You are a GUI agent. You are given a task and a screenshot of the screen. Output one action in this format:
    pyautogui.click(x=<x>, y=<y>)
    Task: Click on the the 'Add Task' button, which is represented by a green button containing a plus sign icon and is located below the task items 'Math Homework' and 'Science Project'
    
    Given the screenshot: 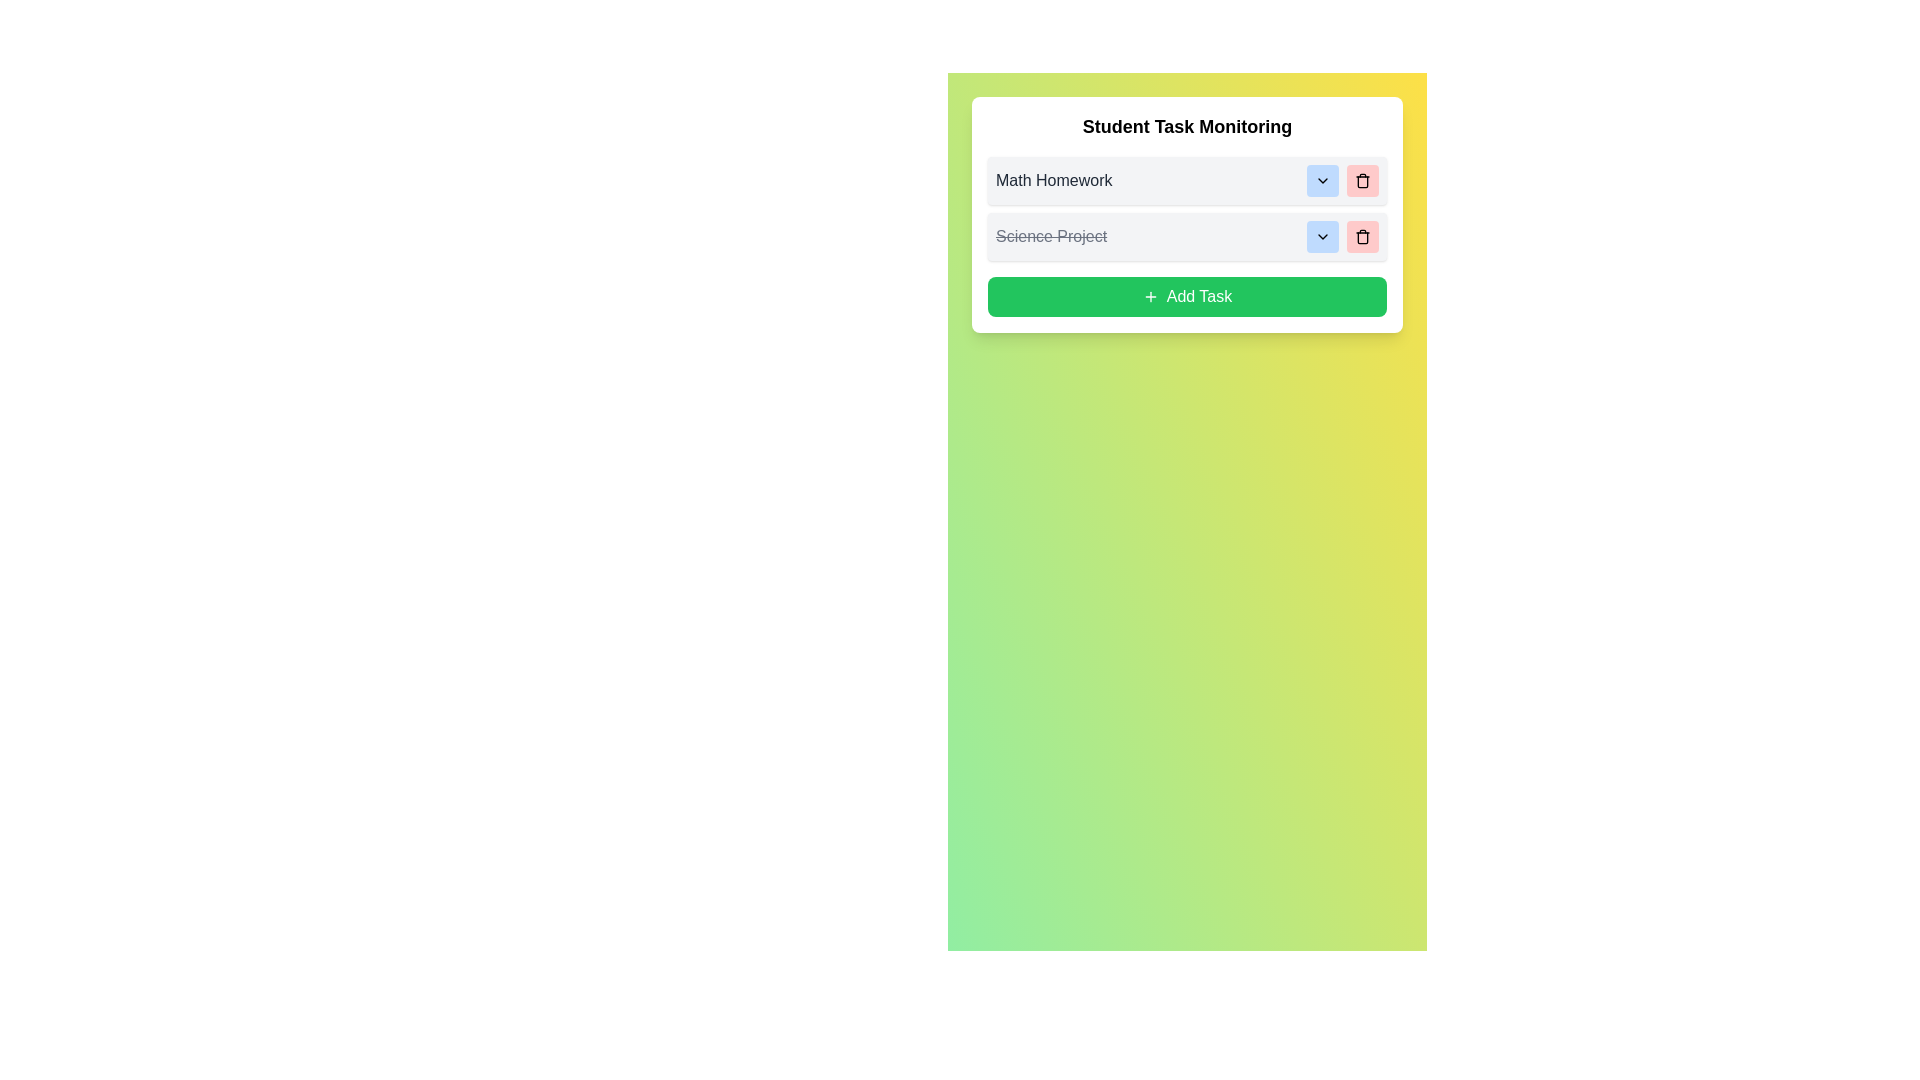 What is the action you would take?
    pyautogui.click(x=1150, y=297)
    